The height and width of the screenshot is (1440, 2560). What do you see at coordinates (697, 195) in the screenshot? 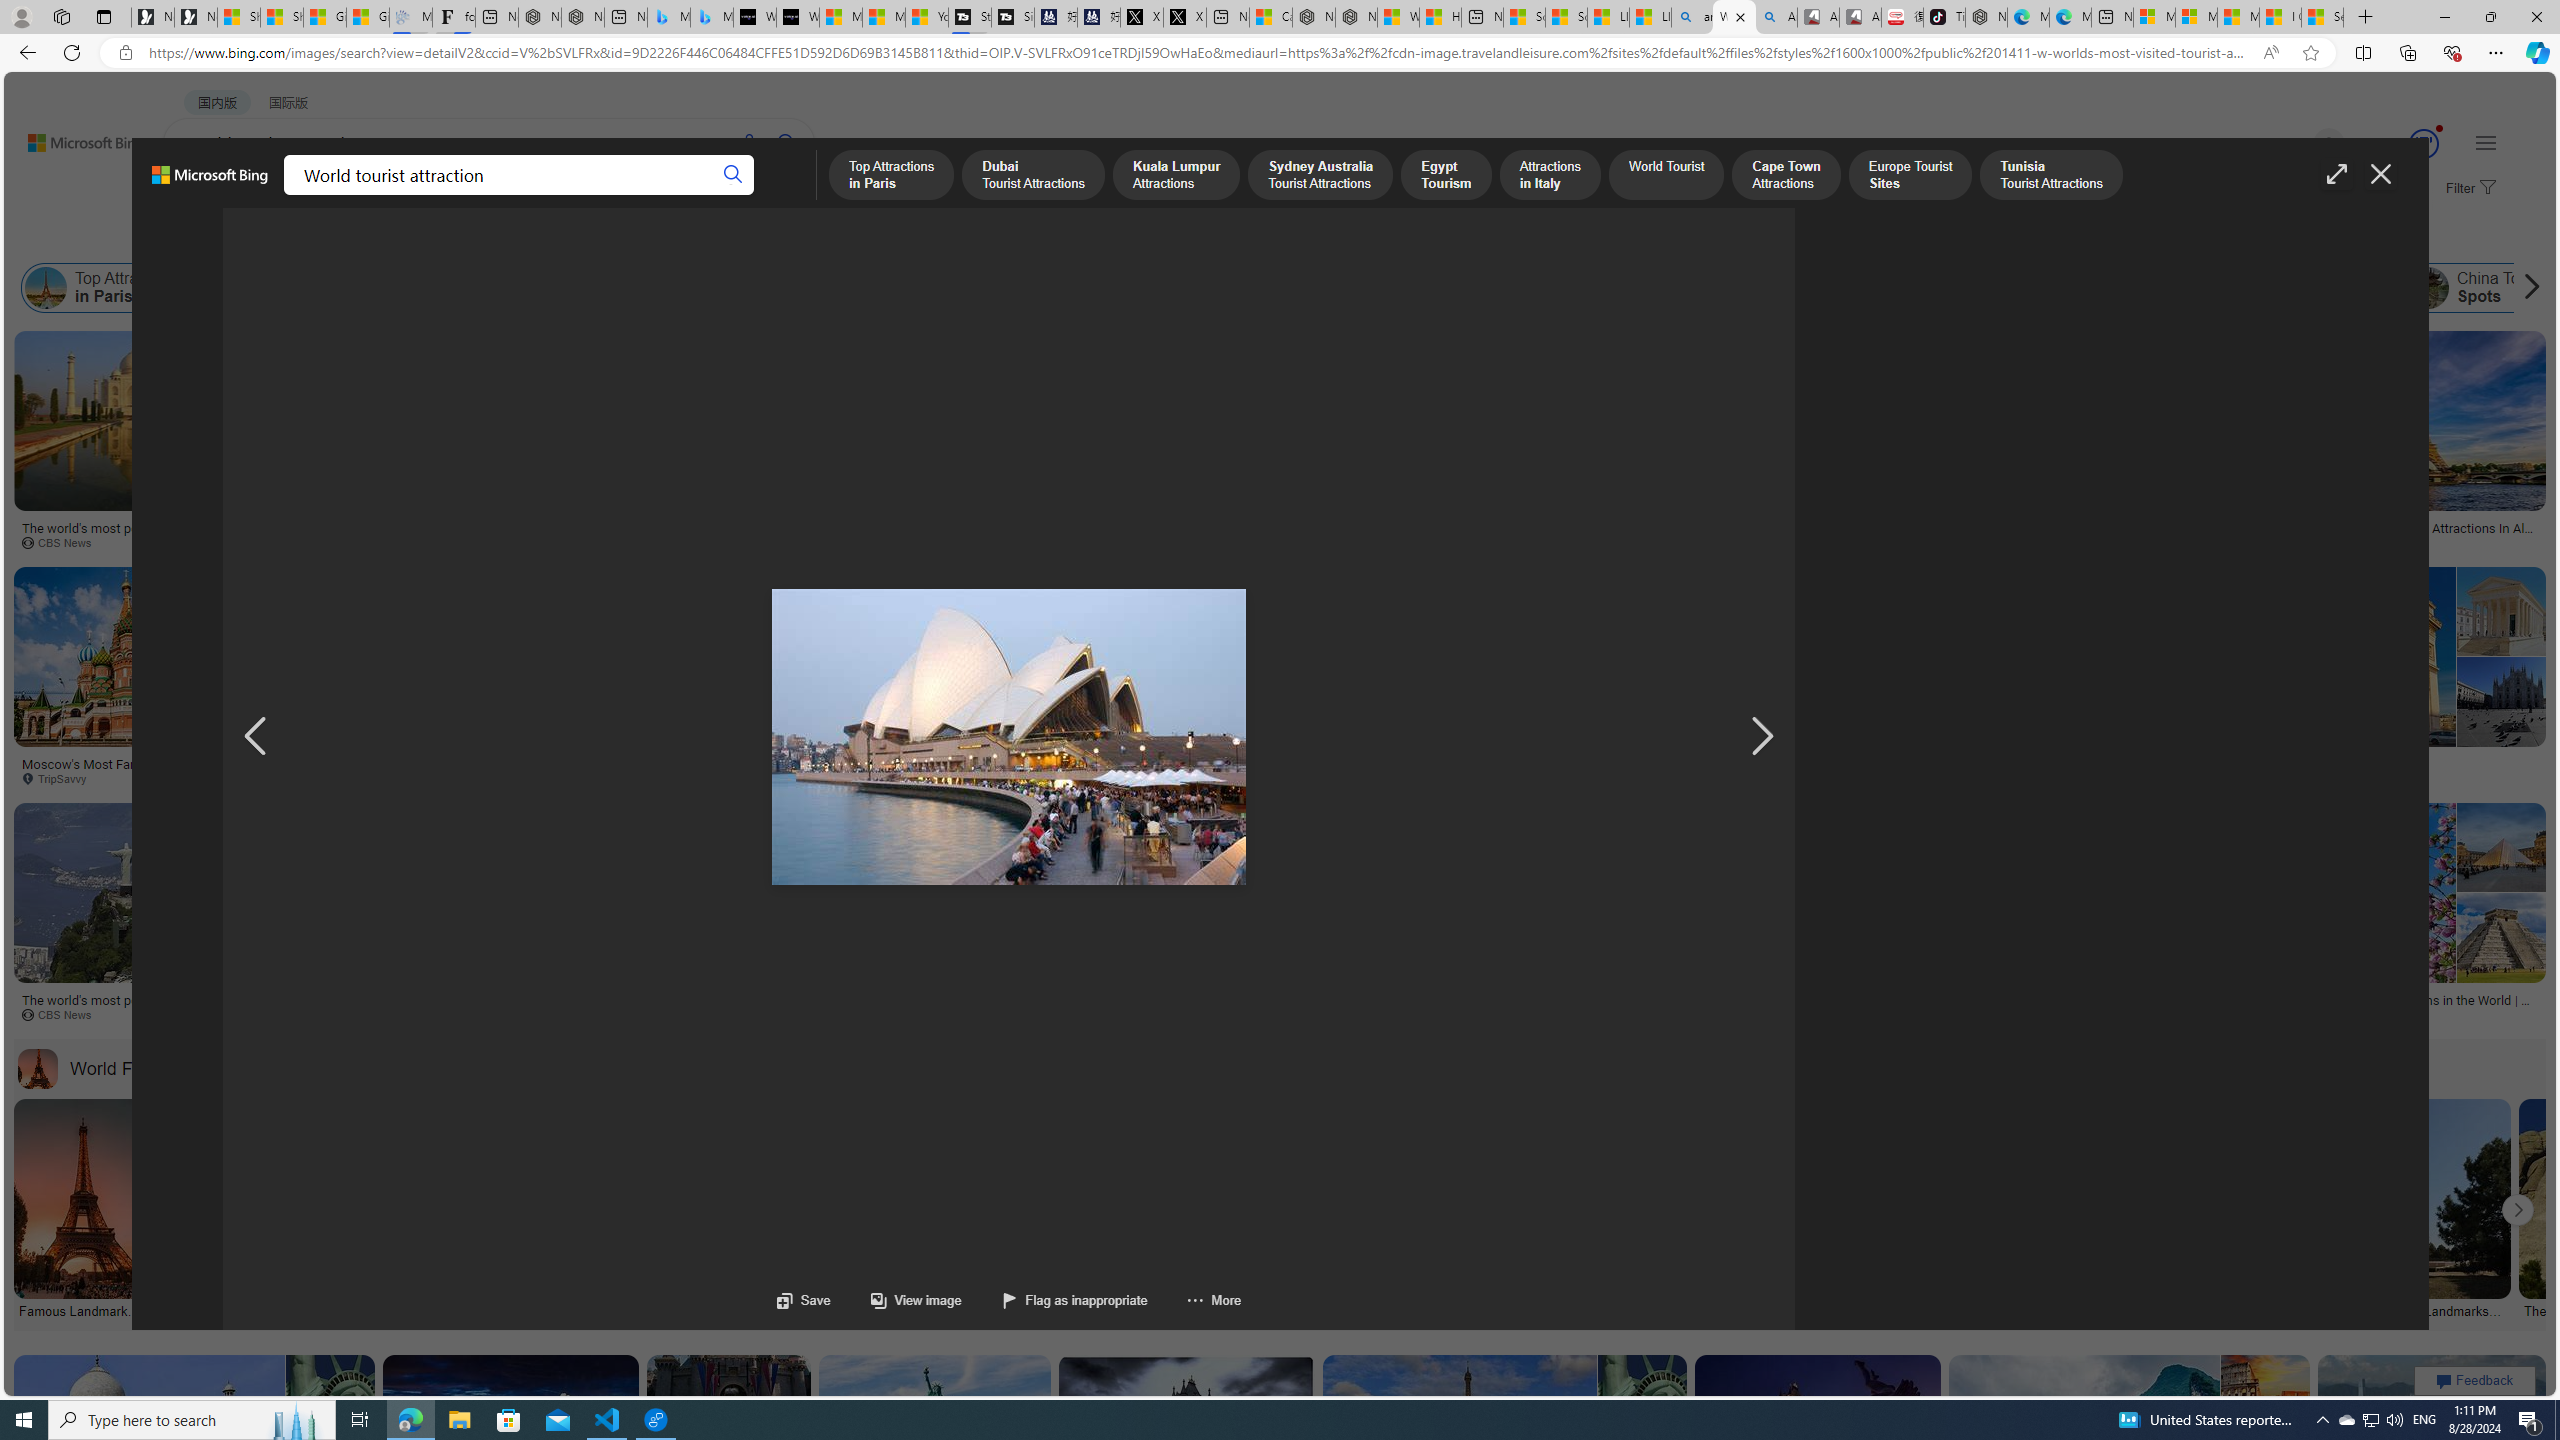
I see `'MAPS'` at bounding box center [697, 195].